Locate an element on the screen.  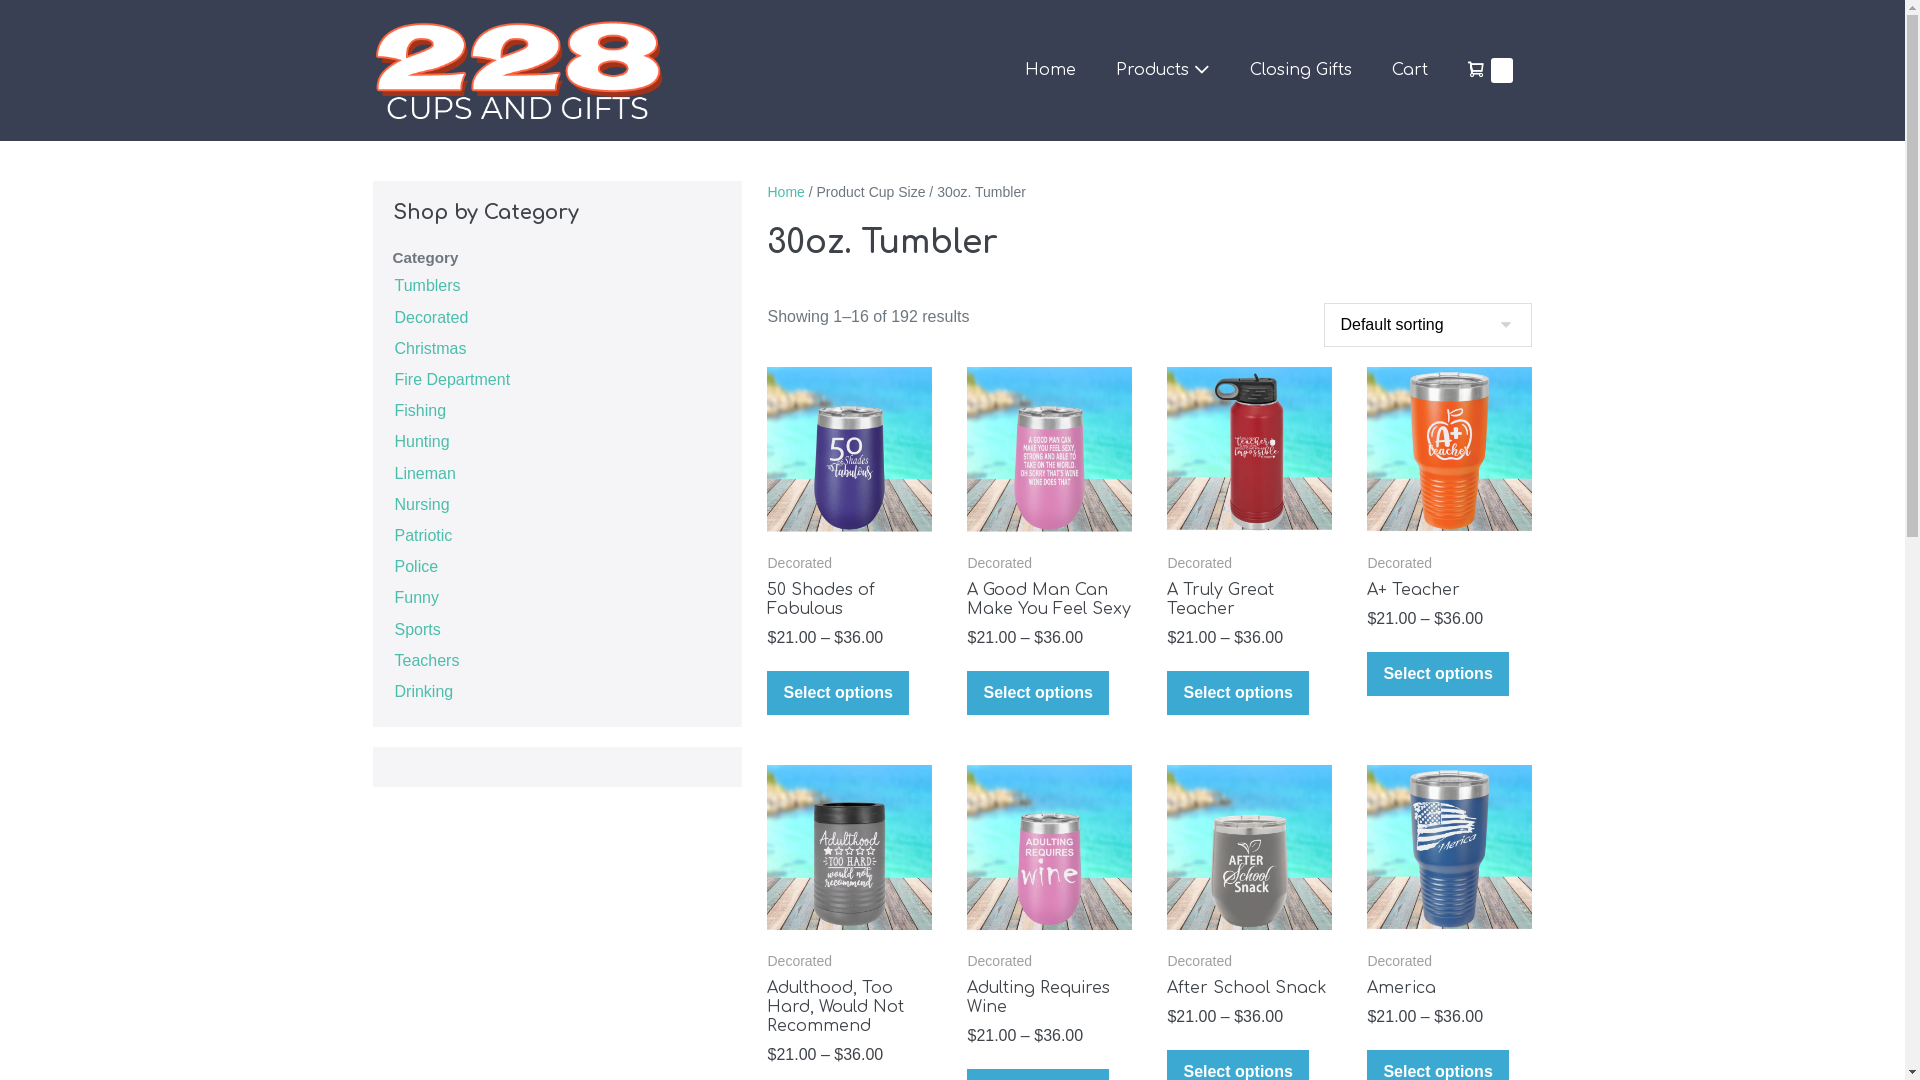
'Patriotic' is located at coordinates (421, 533).